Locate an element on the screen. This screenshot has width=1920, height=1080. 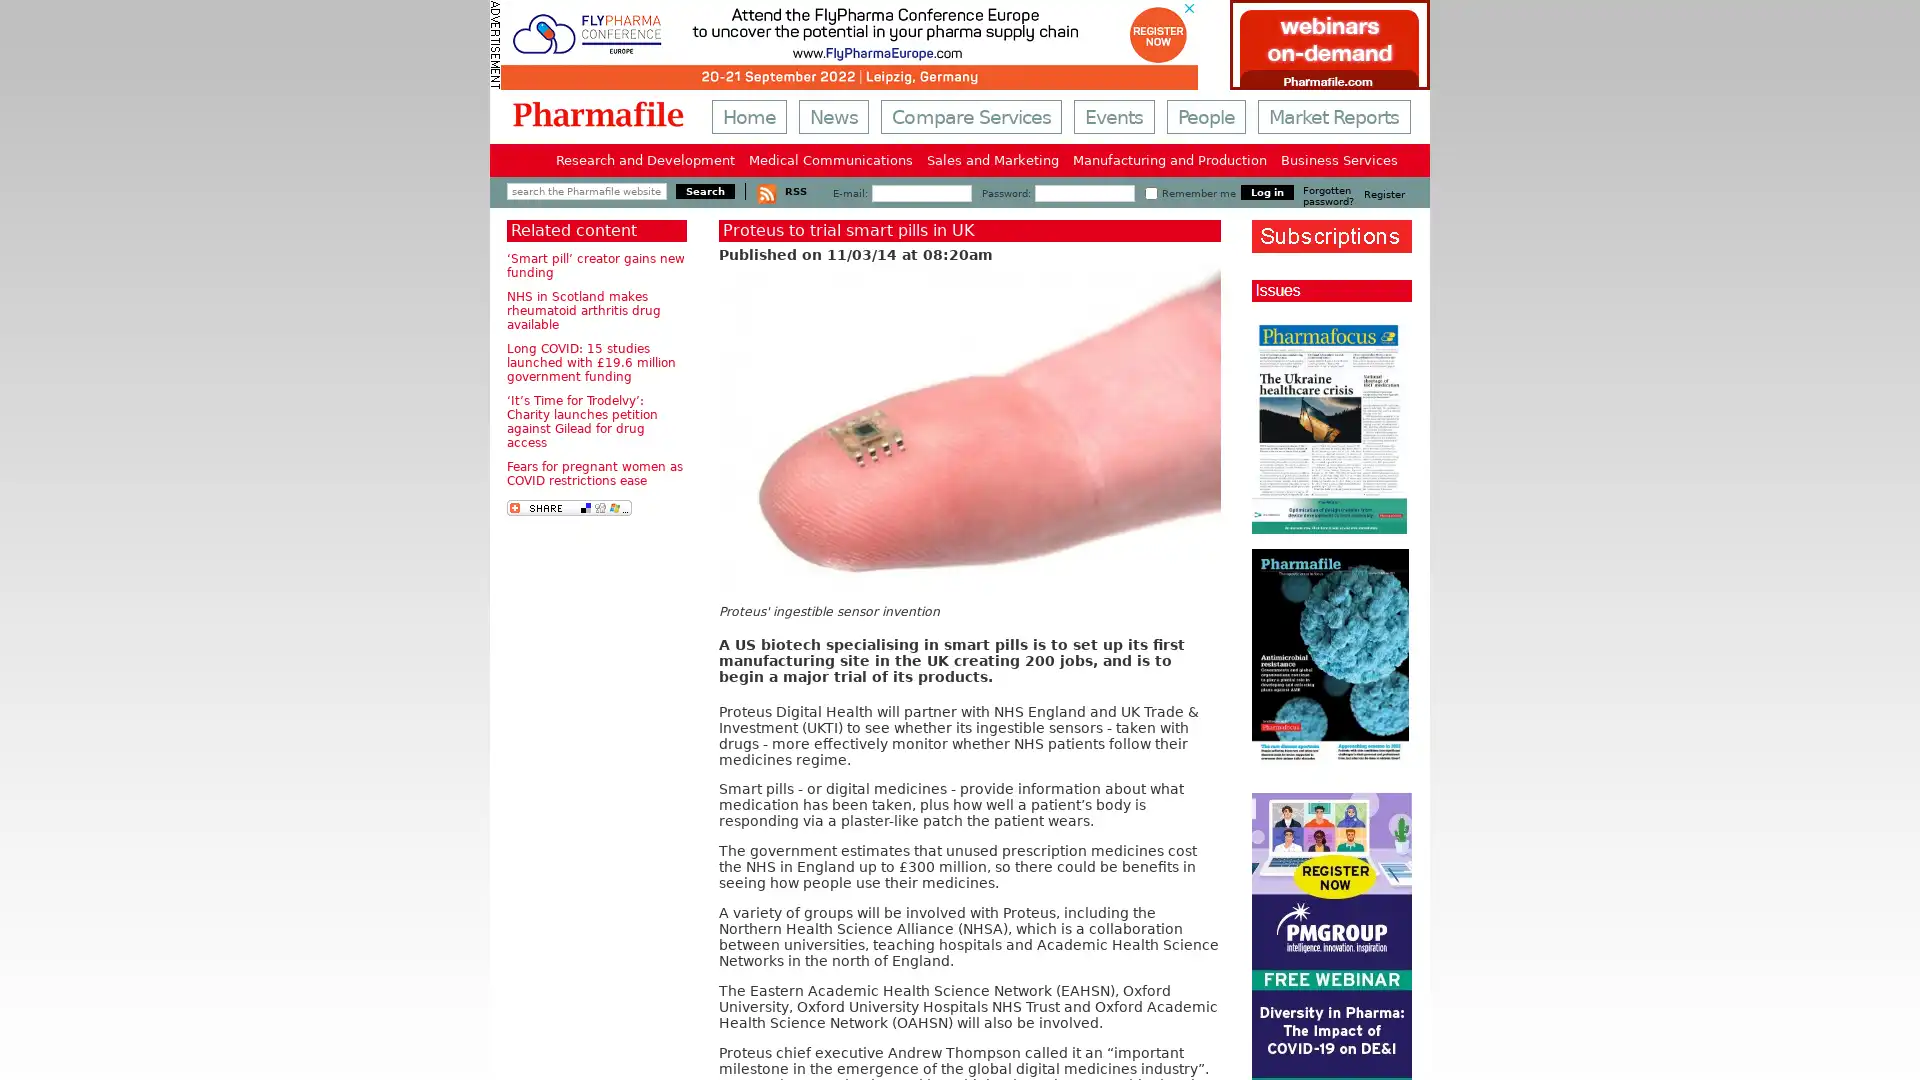
Log in is located at coordinates (1266, 192).